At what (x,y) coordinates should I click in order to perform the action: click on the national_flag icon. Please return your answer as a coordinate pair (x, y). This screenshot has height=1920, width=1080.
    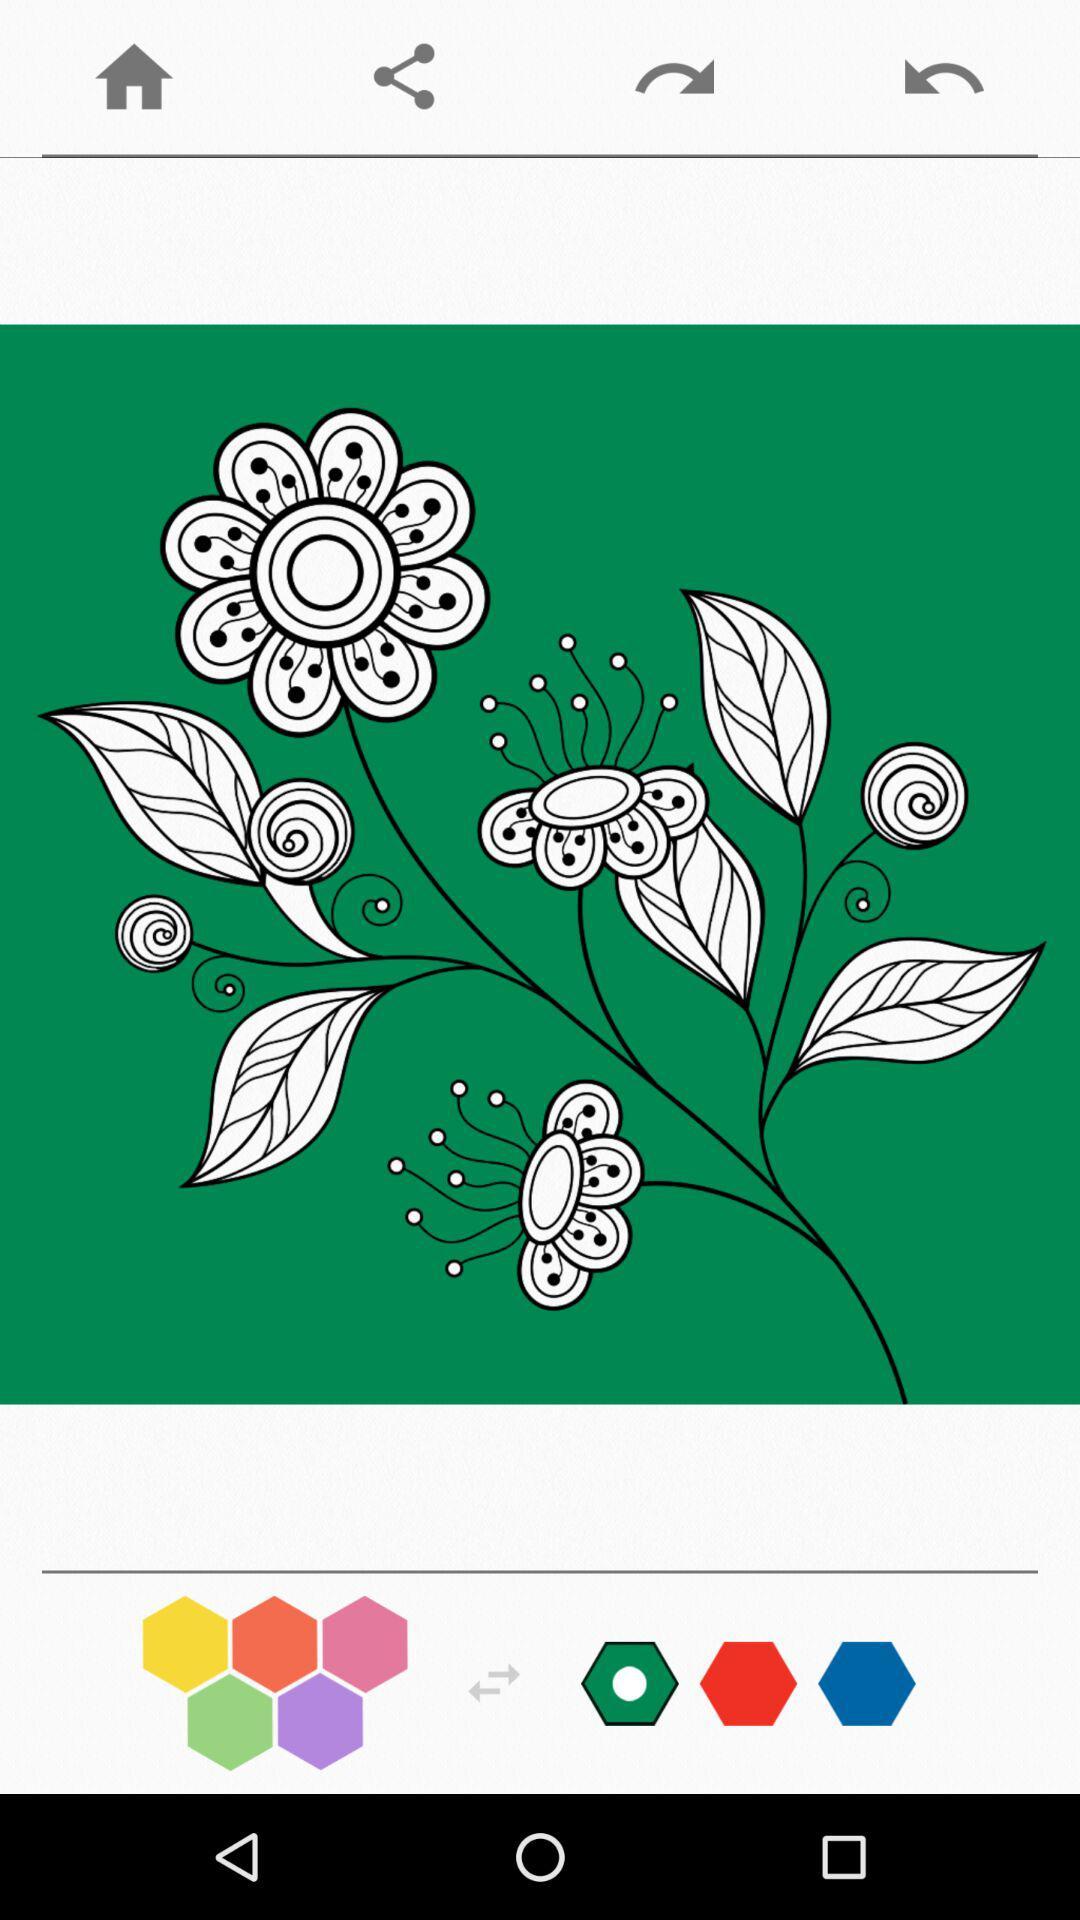
    Looking at the image, I should click on (628, 1682).